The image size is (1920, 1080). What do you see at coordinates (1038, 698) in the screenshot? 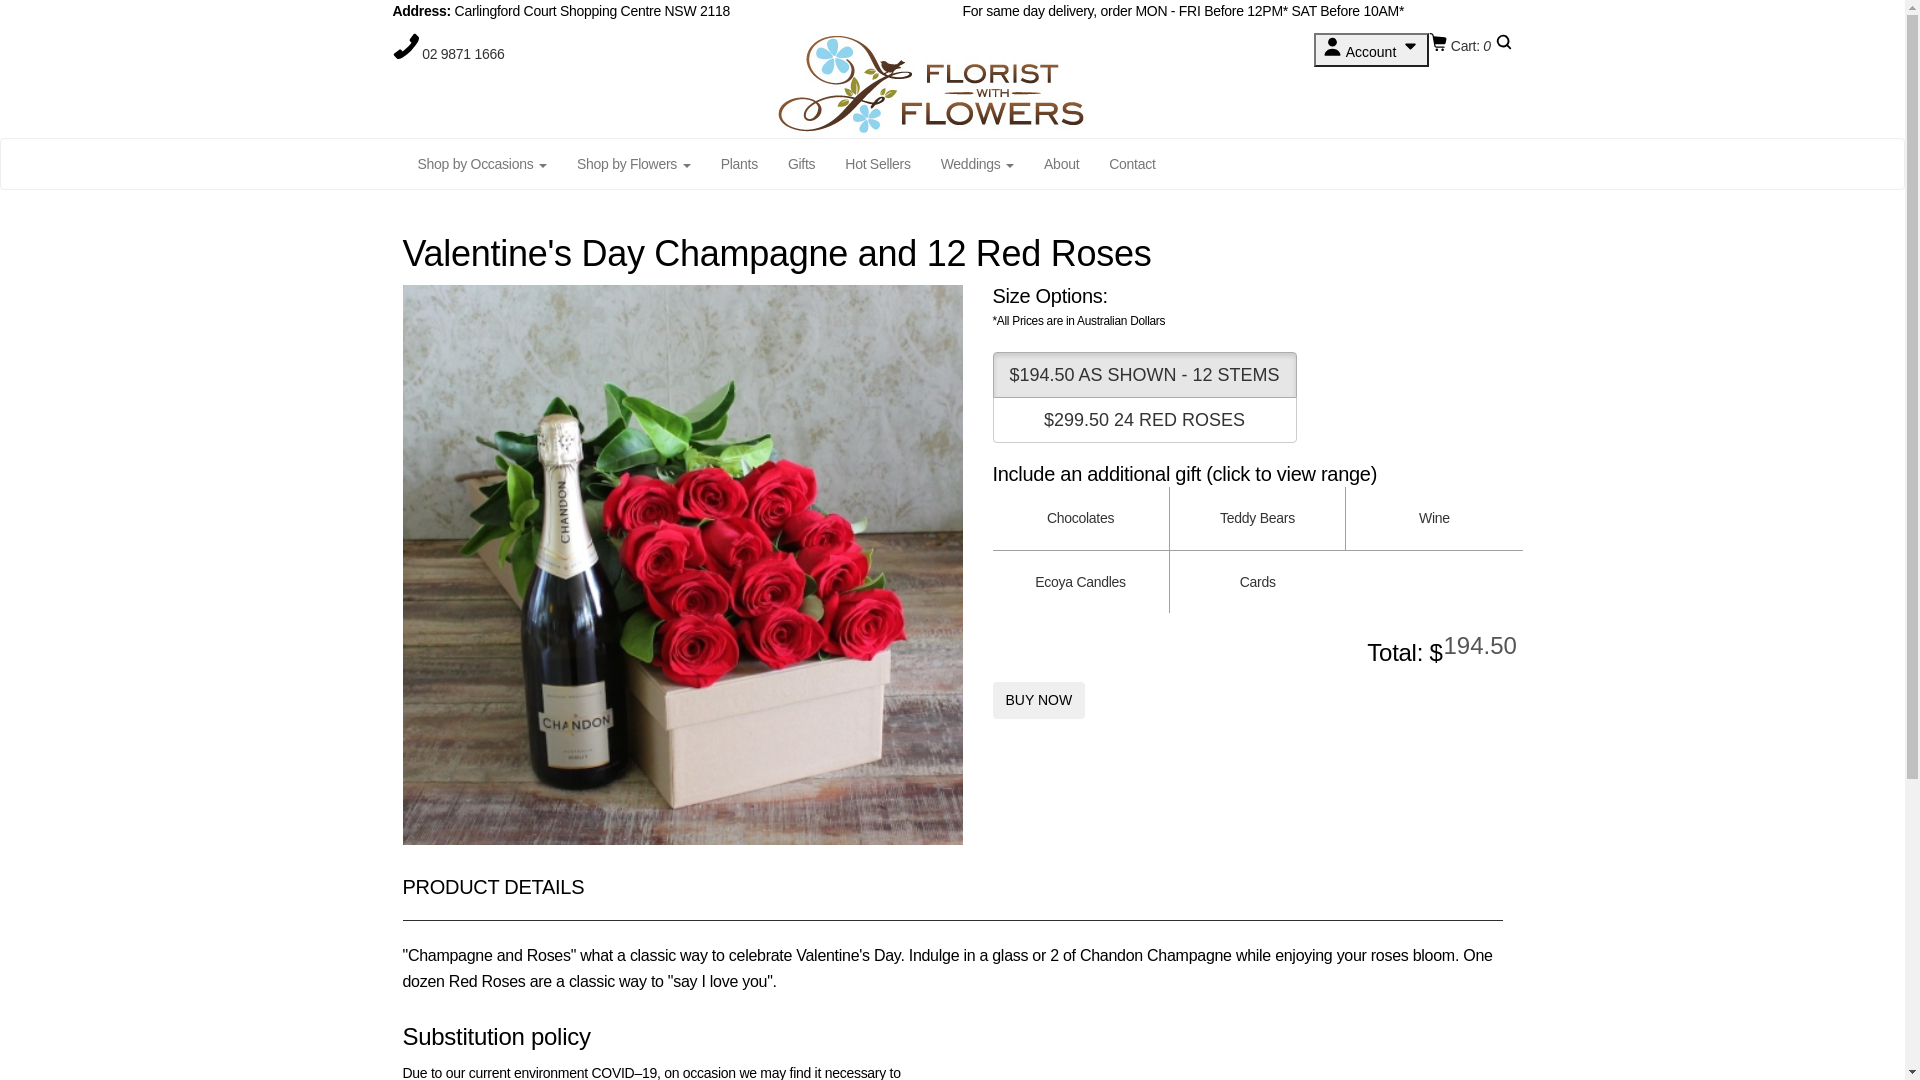
I see `'BUY NOW'` at bounding box center [1038, 698].